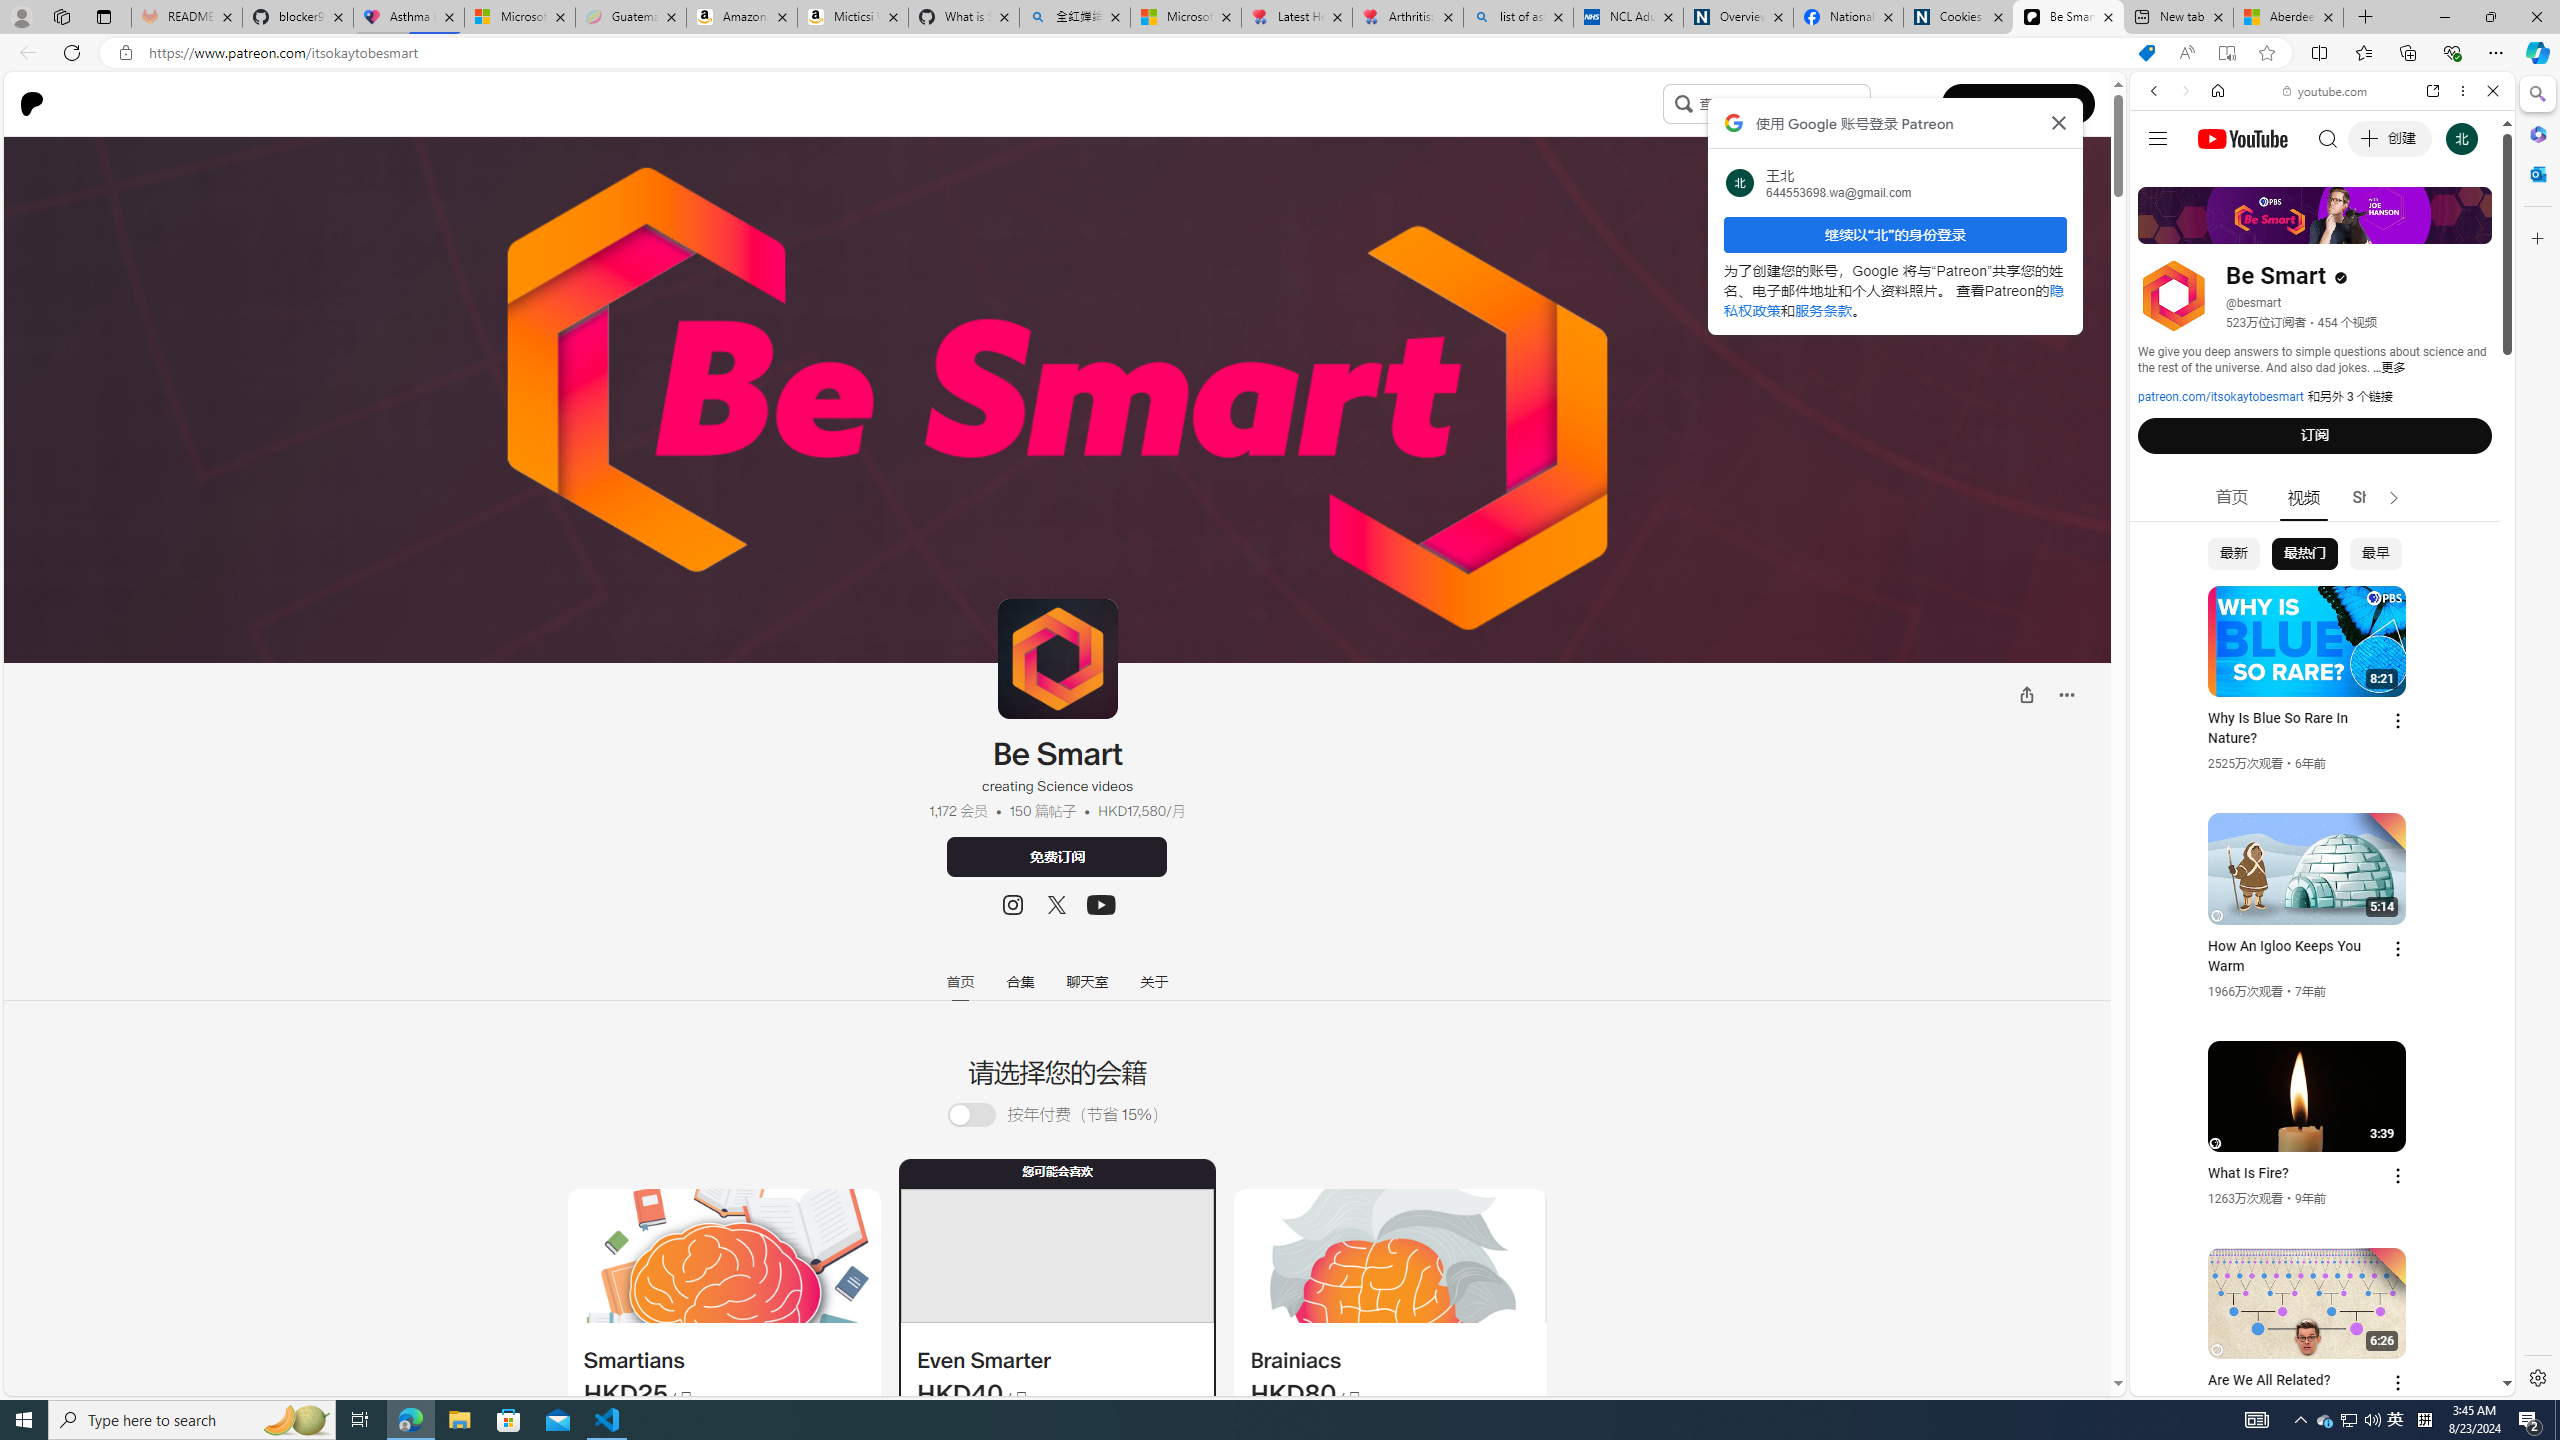  What do you see at coordinates (2162, 229) in the screenshot?
I see `'WEB  '` at bounding box center [2162, 229].